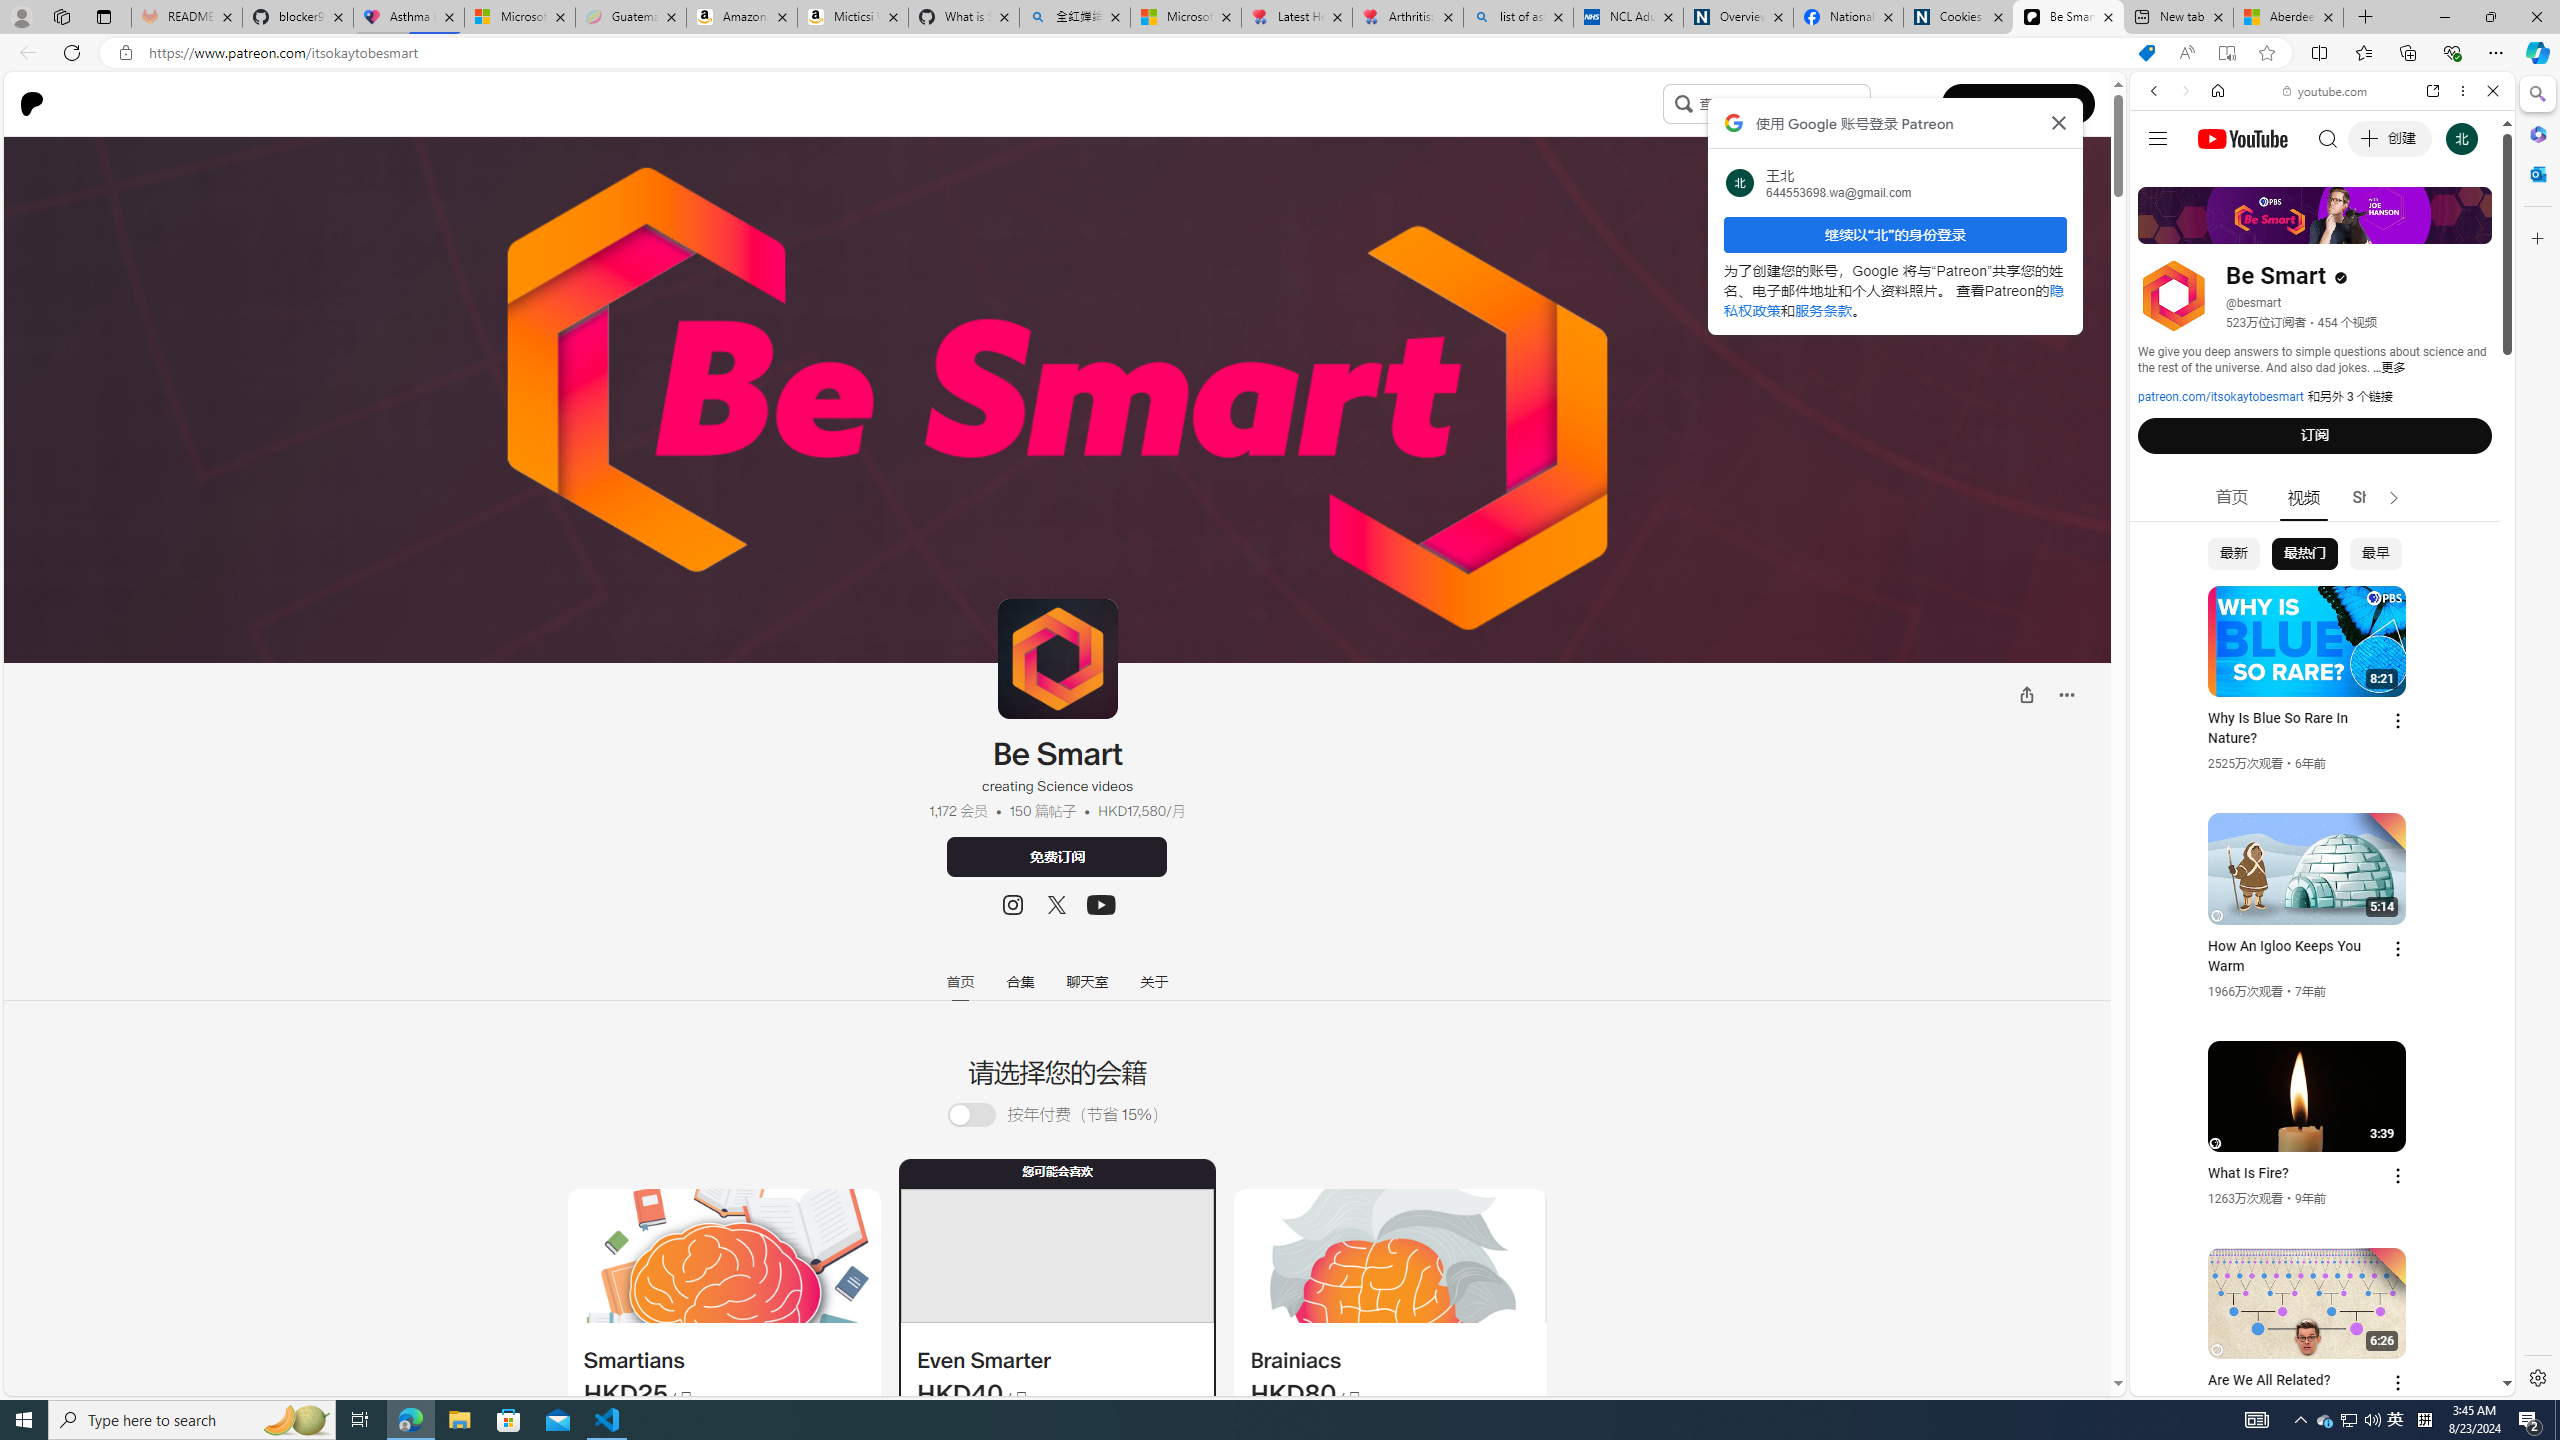  What do you see at coordinates (2162, 229) in the screenshot?
I see `'WEB  '` at bounding box center [2162, 229].